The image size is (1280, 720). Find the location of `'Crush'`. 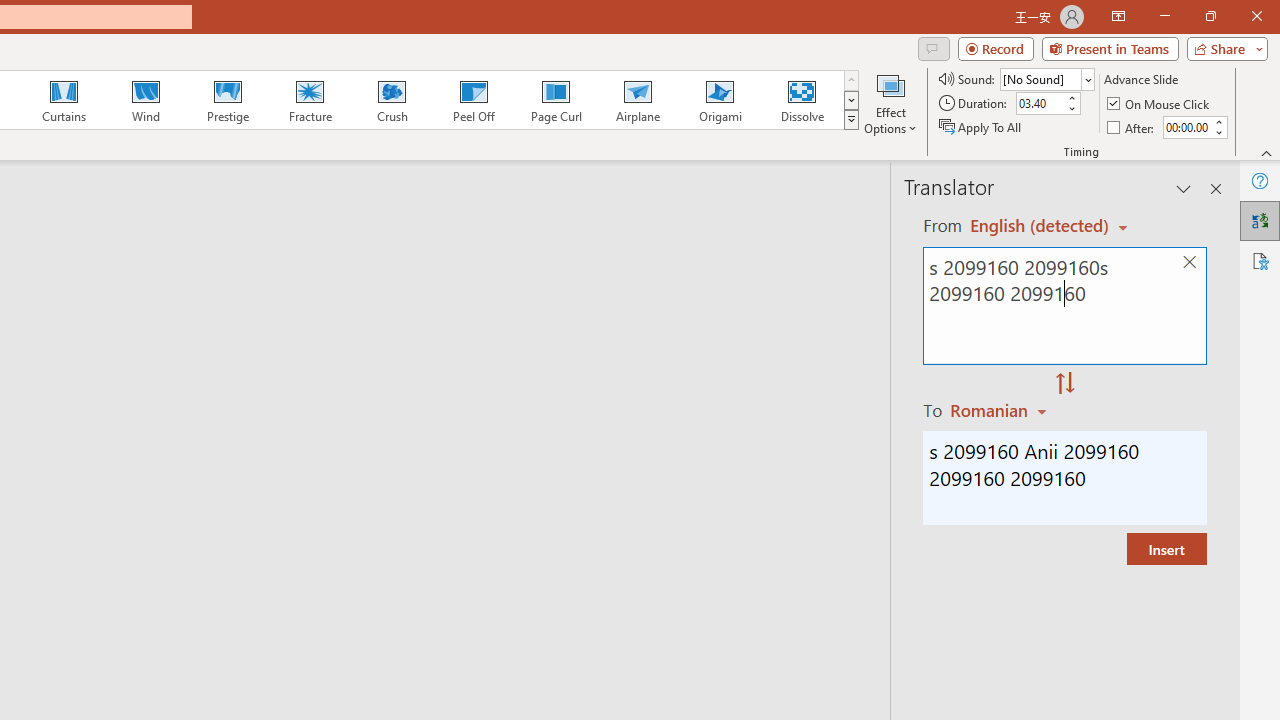

'Crush' is located at coordinates (391, 100).